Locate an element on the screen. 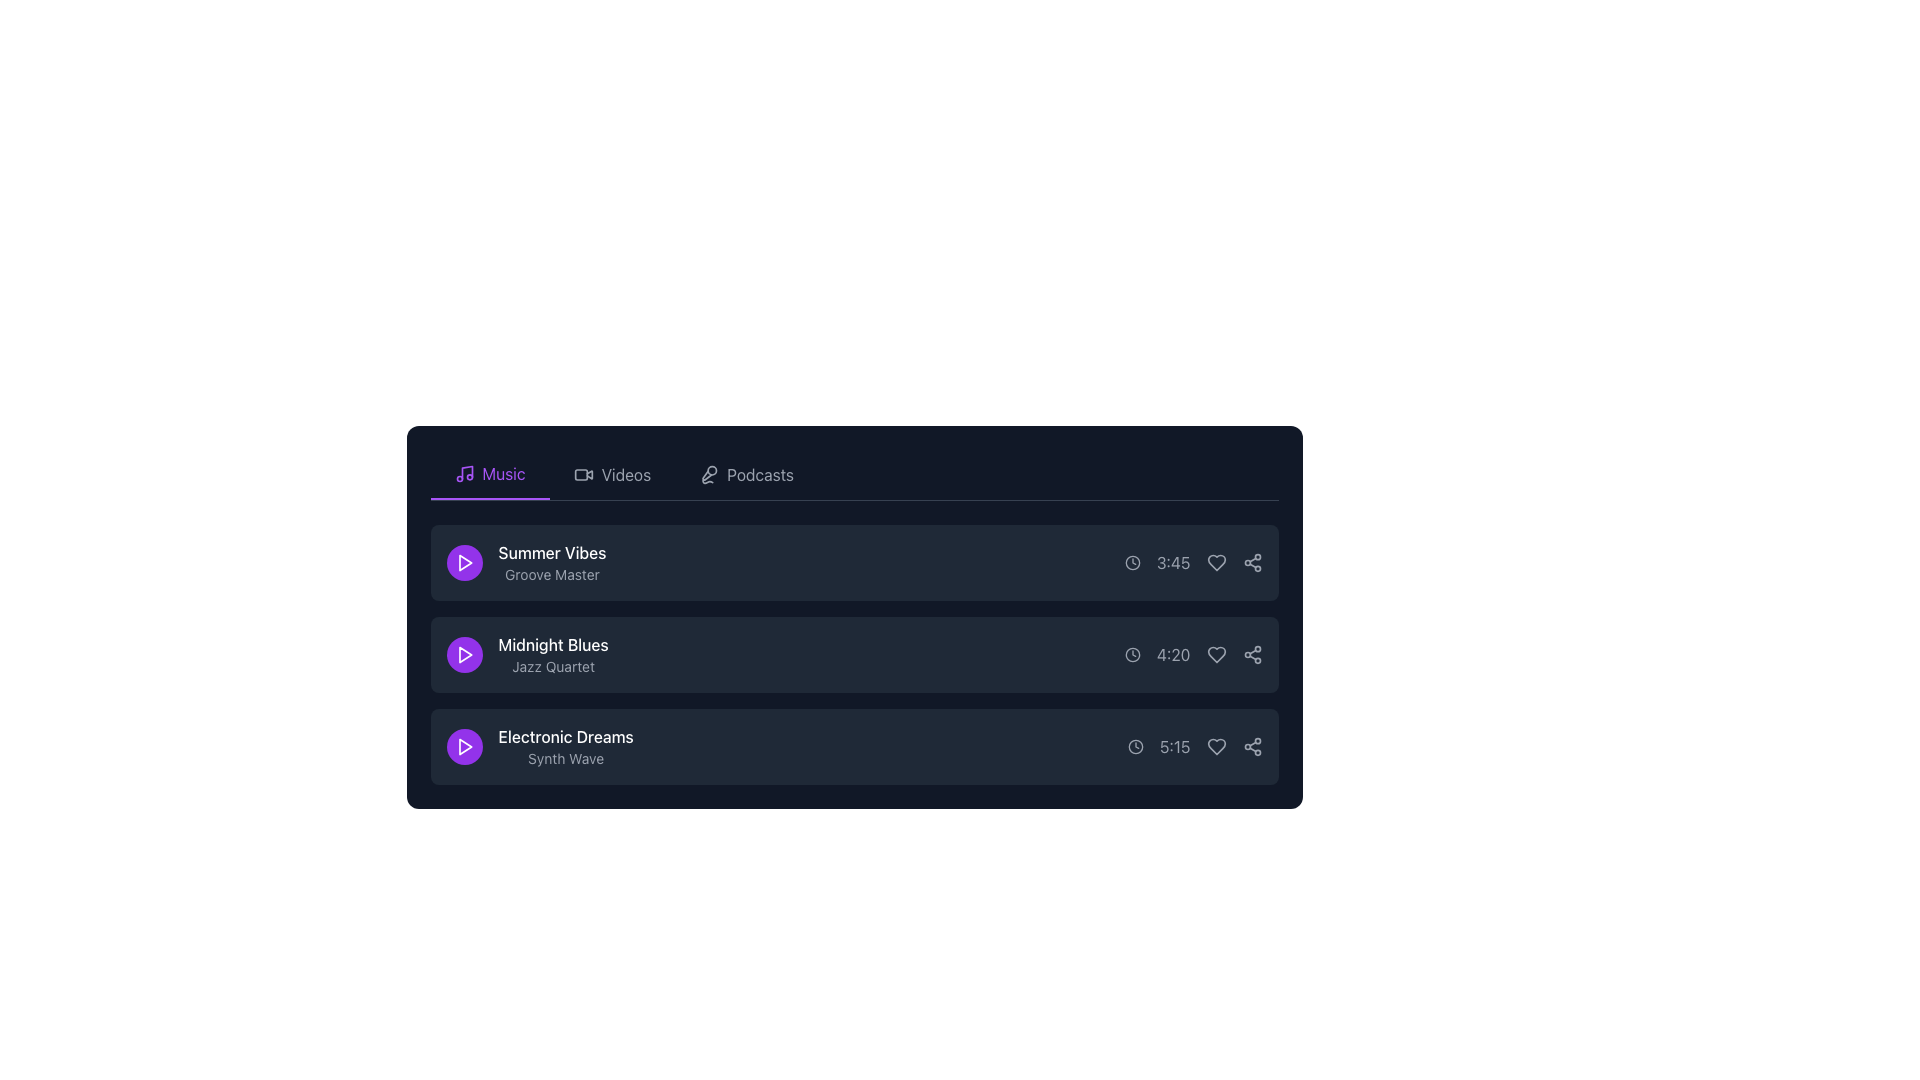  the SVG Circle that represents the boundary of the clock icon for the 'Electronic Dreams' music track, located on the right side of the last track entry in the list is located at coordinates (1135, 747).